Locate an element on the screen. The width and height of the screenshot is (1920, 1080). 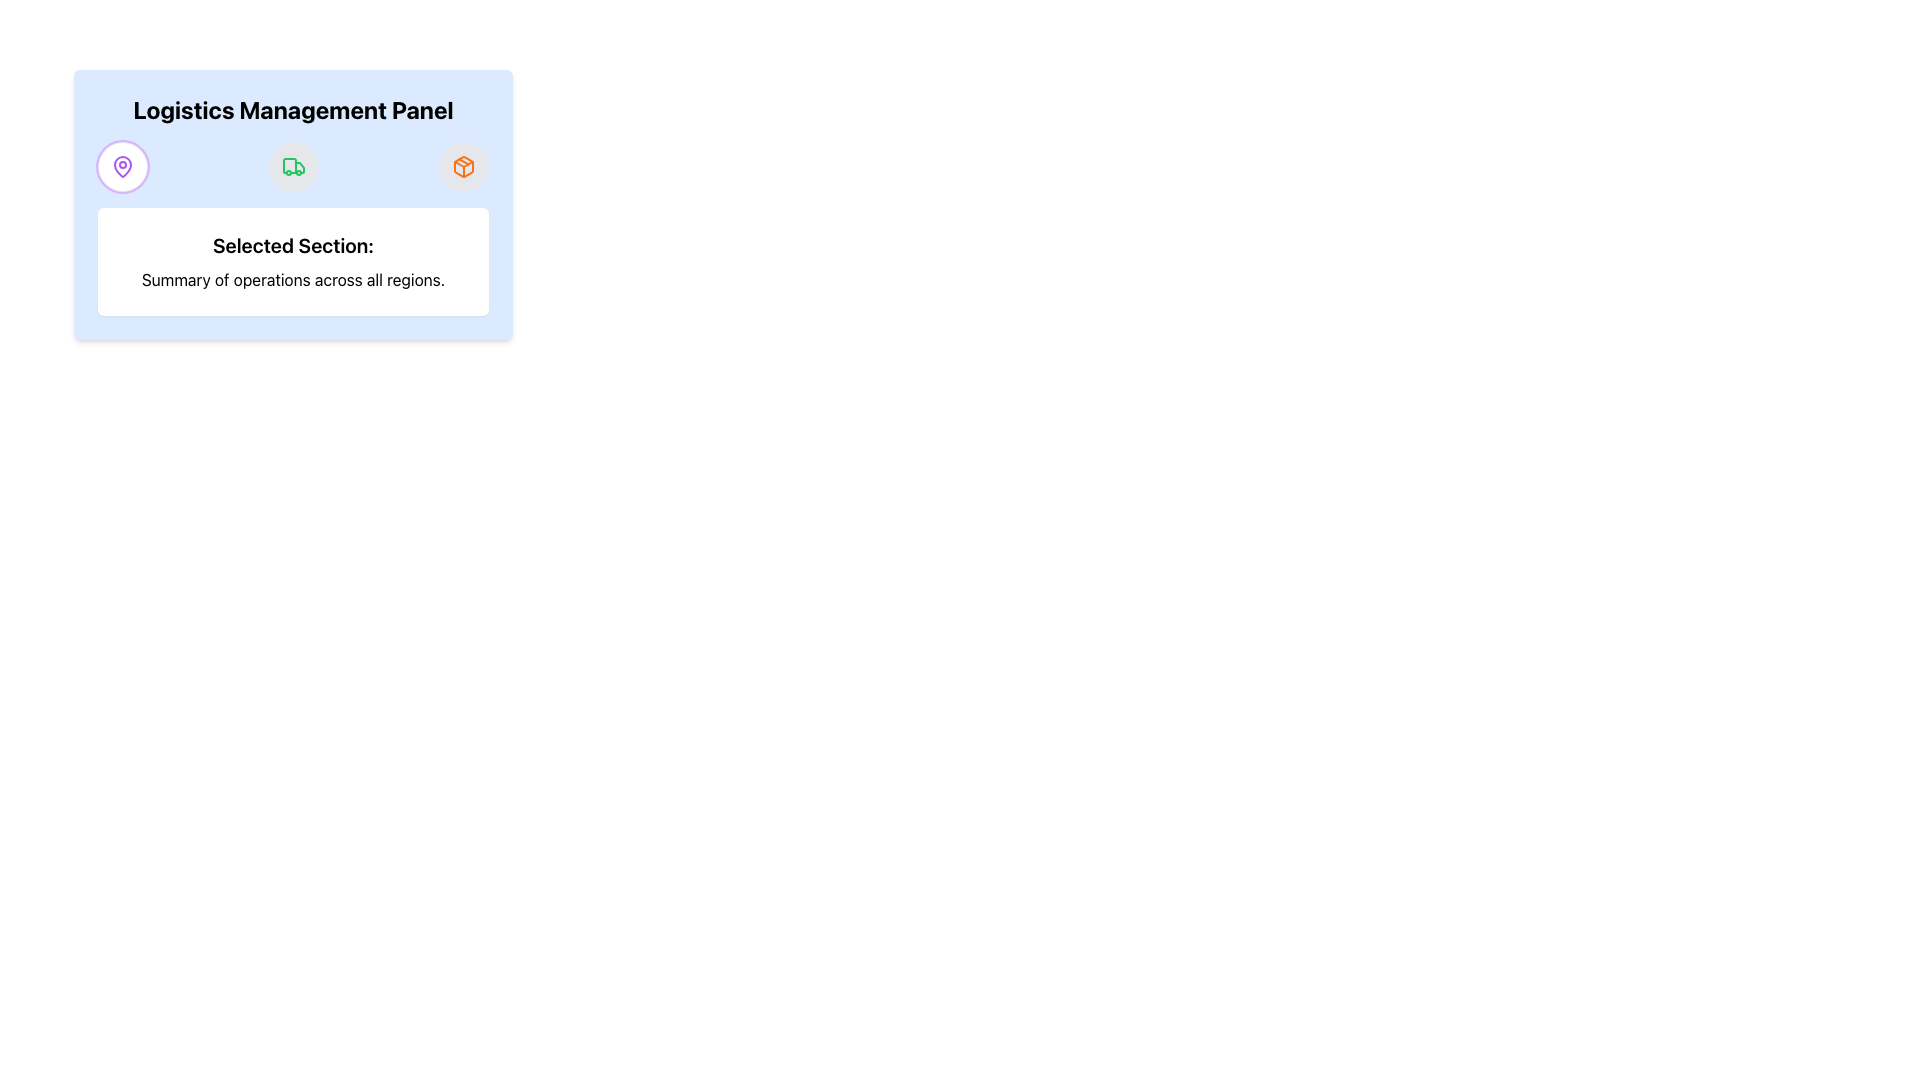
the circular button with a light-gray background and a green truck icon, which is the middle button in a row of three buttons, located between a purple pin icon and an orange package icon is located at coordinates (292, 165).